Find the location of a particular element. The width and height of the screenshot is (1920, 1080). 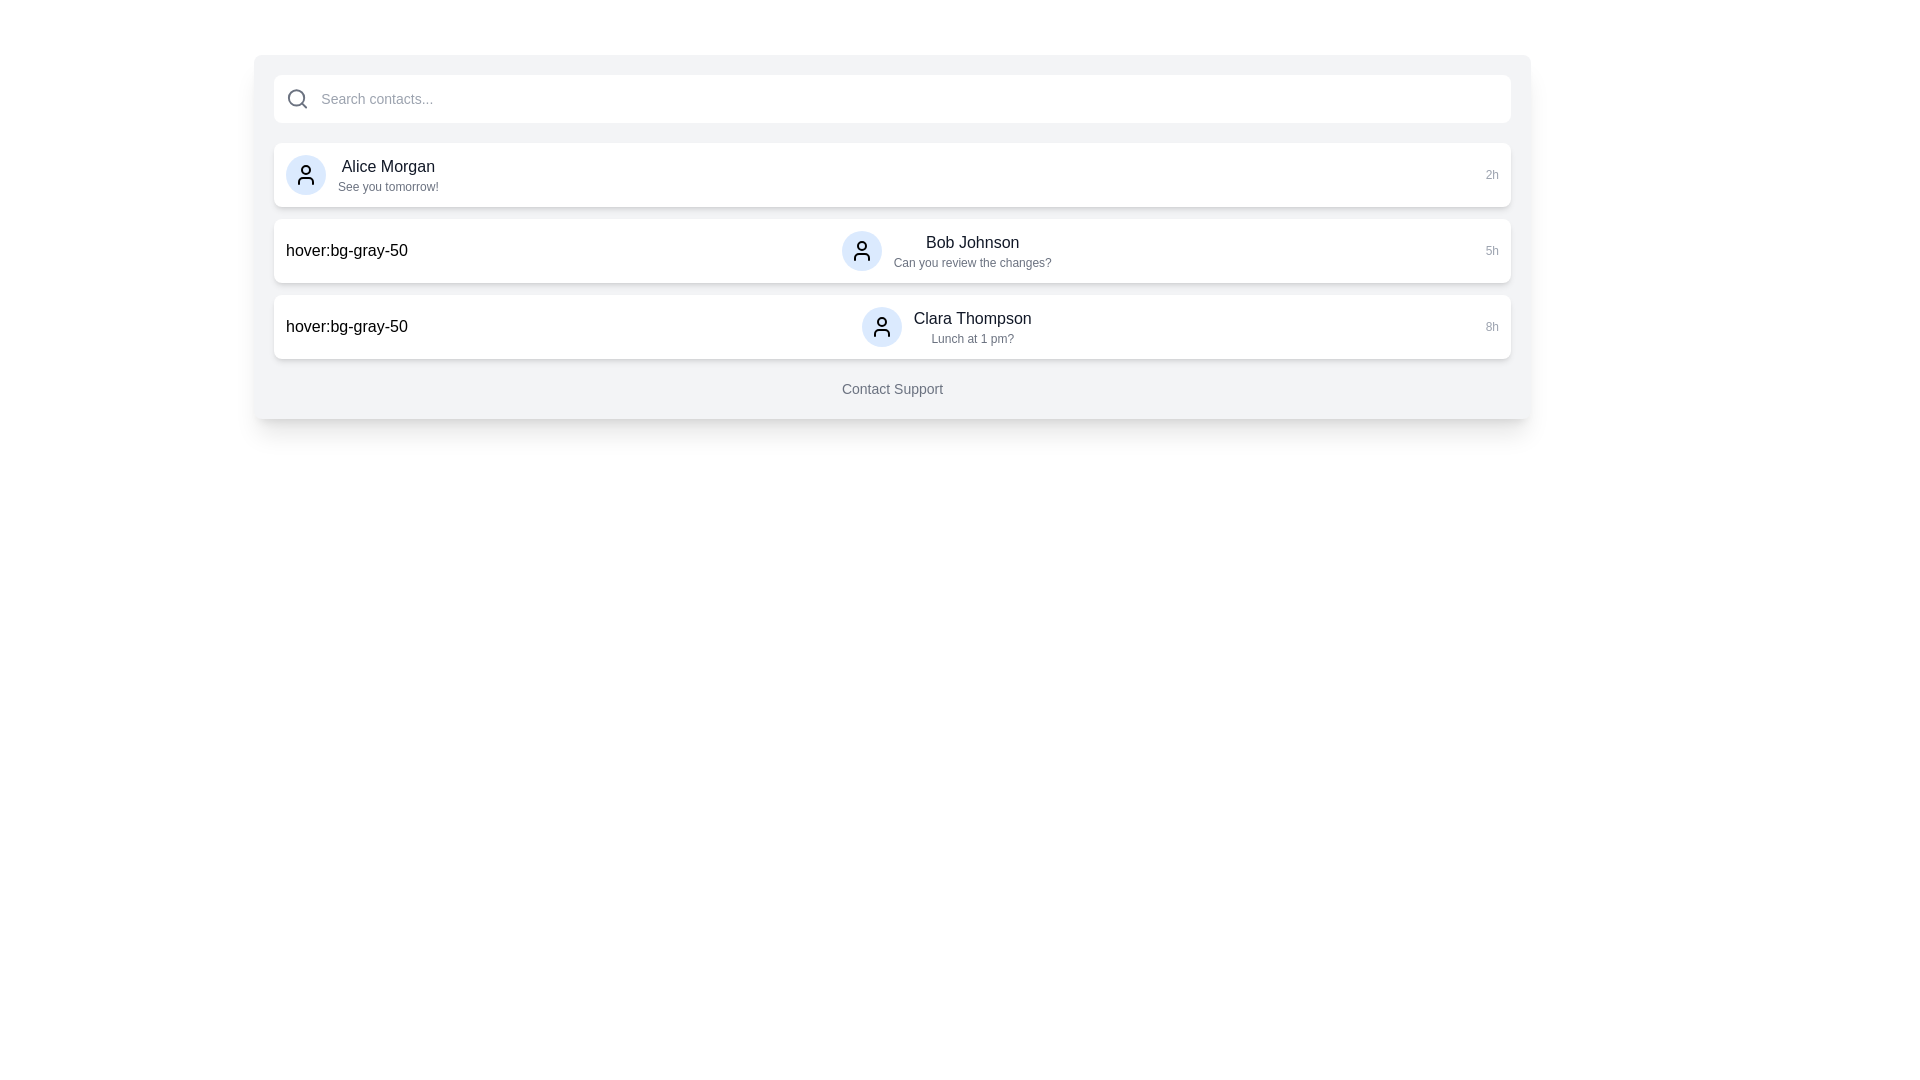

text content of the message preview or status update associated with 'Alice Morgan', which is located below the name in the upper left quadrant of the interface is located at coordinates (388, 186).